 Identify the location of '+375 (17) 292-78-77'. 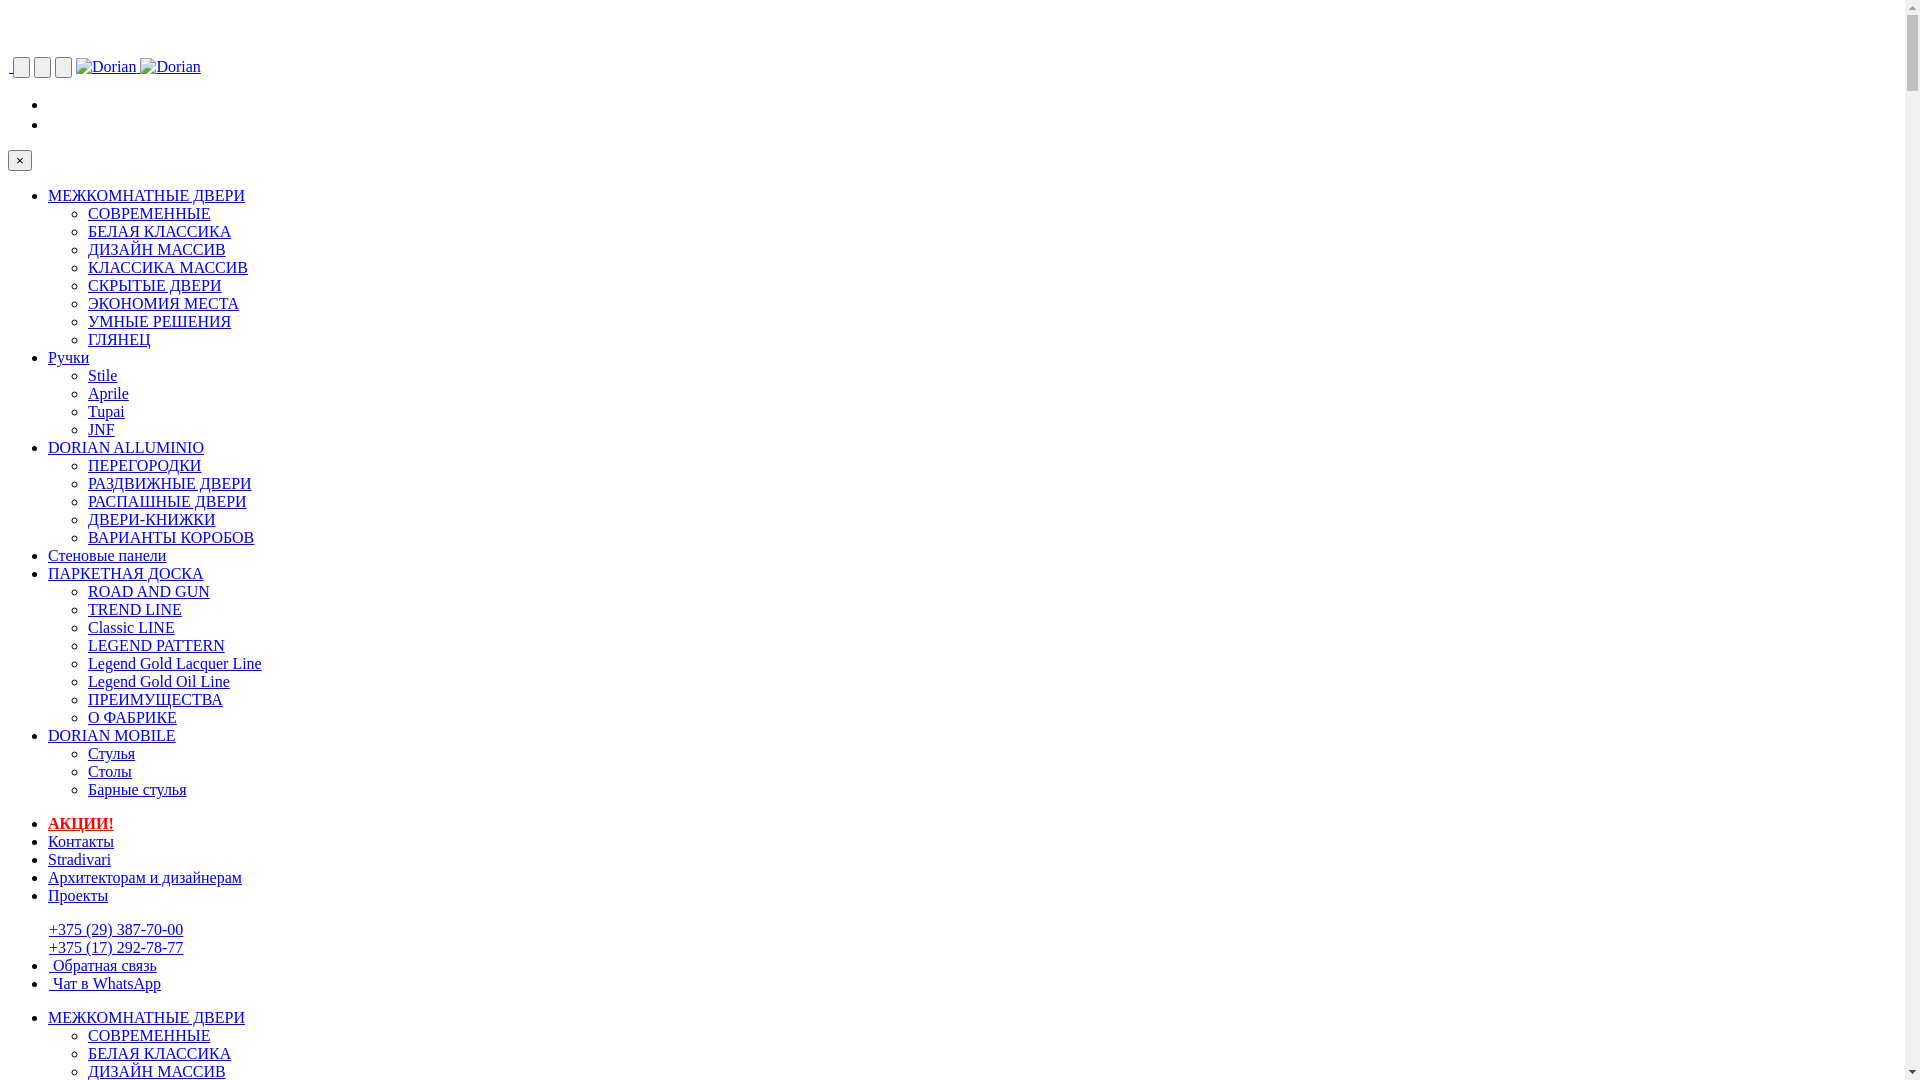
(114, 947).